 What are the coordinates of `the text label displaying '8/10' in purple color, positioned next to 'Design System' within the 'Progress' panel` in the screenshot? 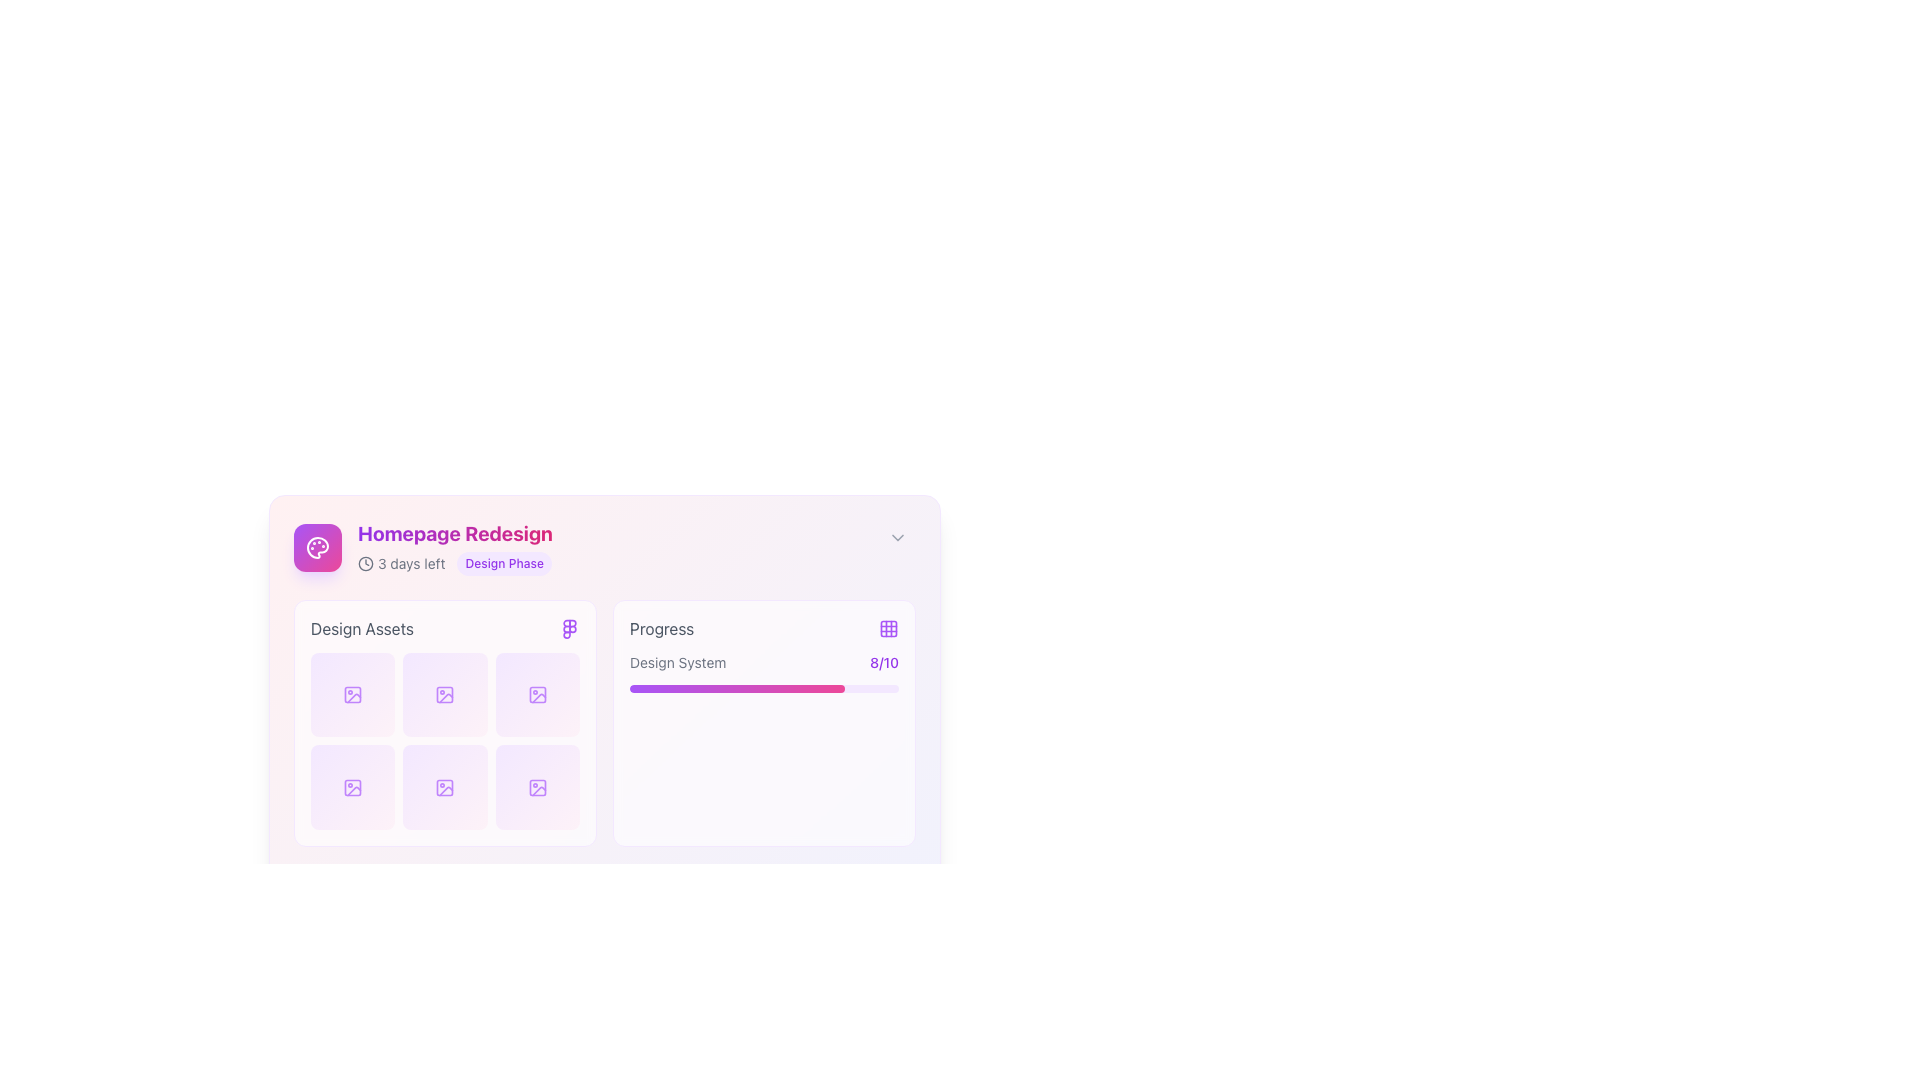 It's located at (883, 663).